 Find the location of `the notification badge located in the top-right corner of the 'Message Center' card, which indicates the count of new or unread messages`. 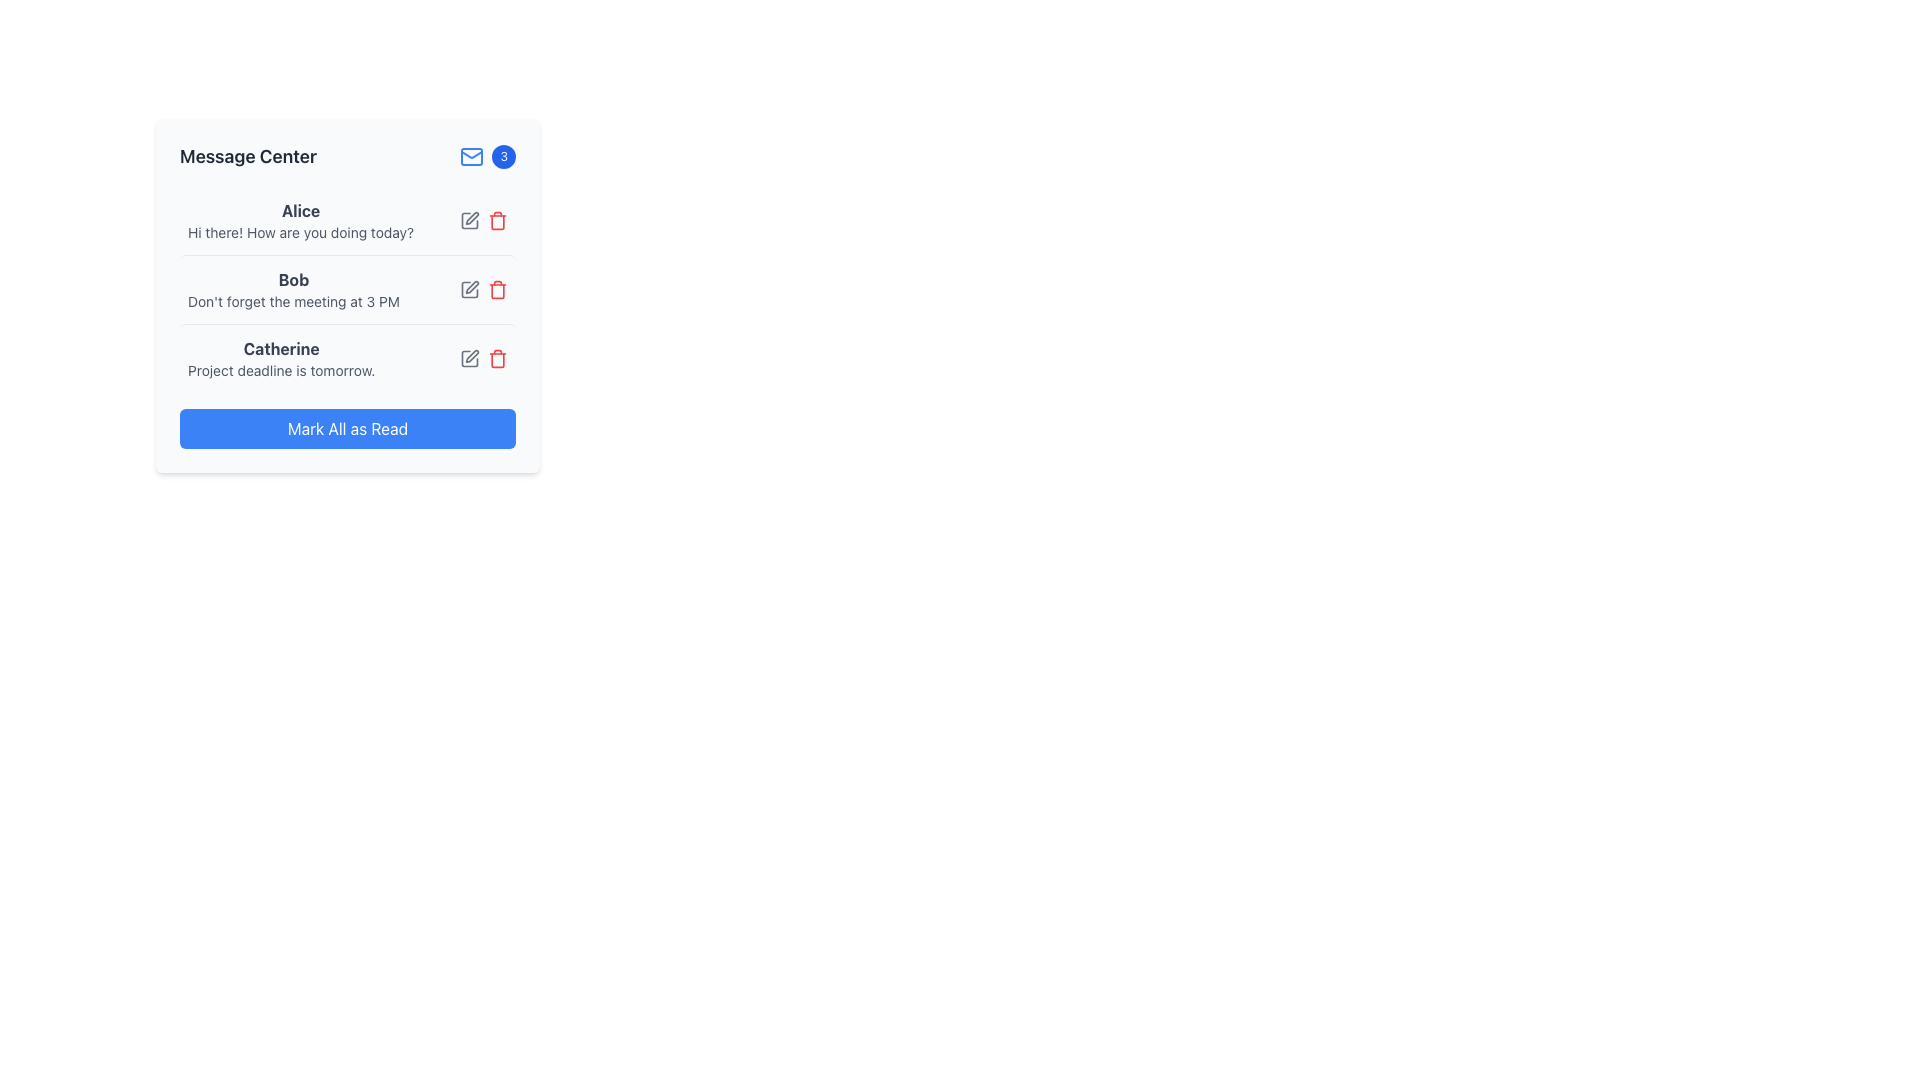

the notification badge located in the top-right corner of the 'Message Center' card, which indicates the count of new or unread messages is located at coordinates (504, 156).